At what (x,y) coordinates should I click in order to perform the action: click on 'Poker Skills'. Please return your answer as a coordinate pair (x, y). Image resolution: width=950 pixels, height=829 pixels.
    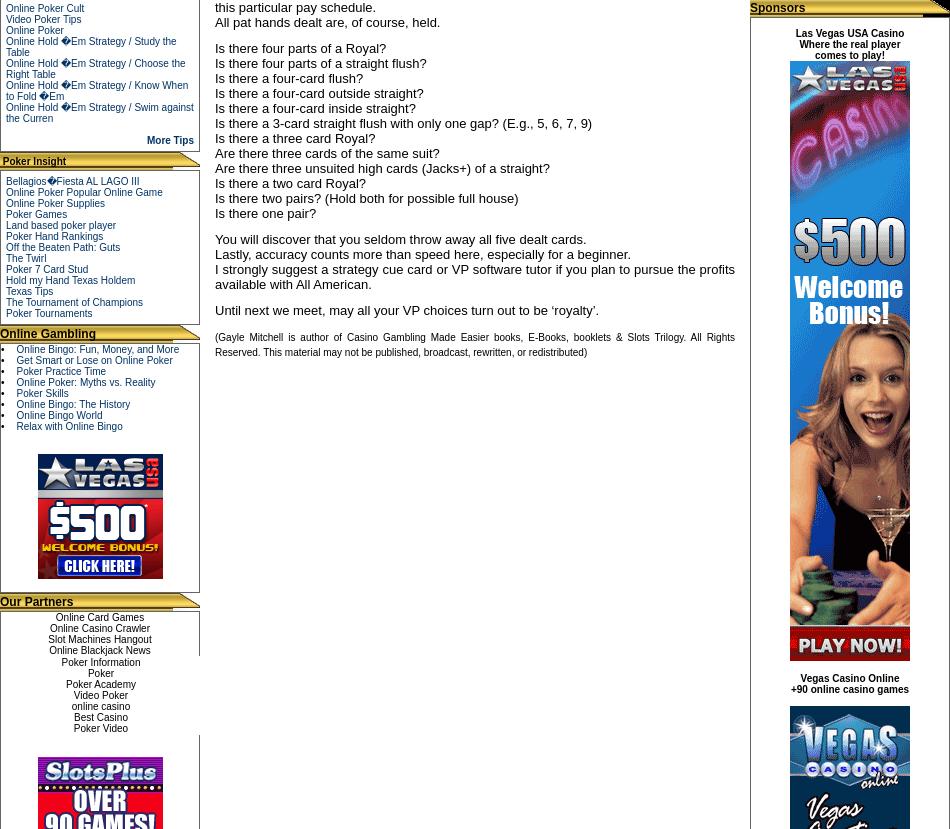
    Looking at the image, I should click on (41, 393).